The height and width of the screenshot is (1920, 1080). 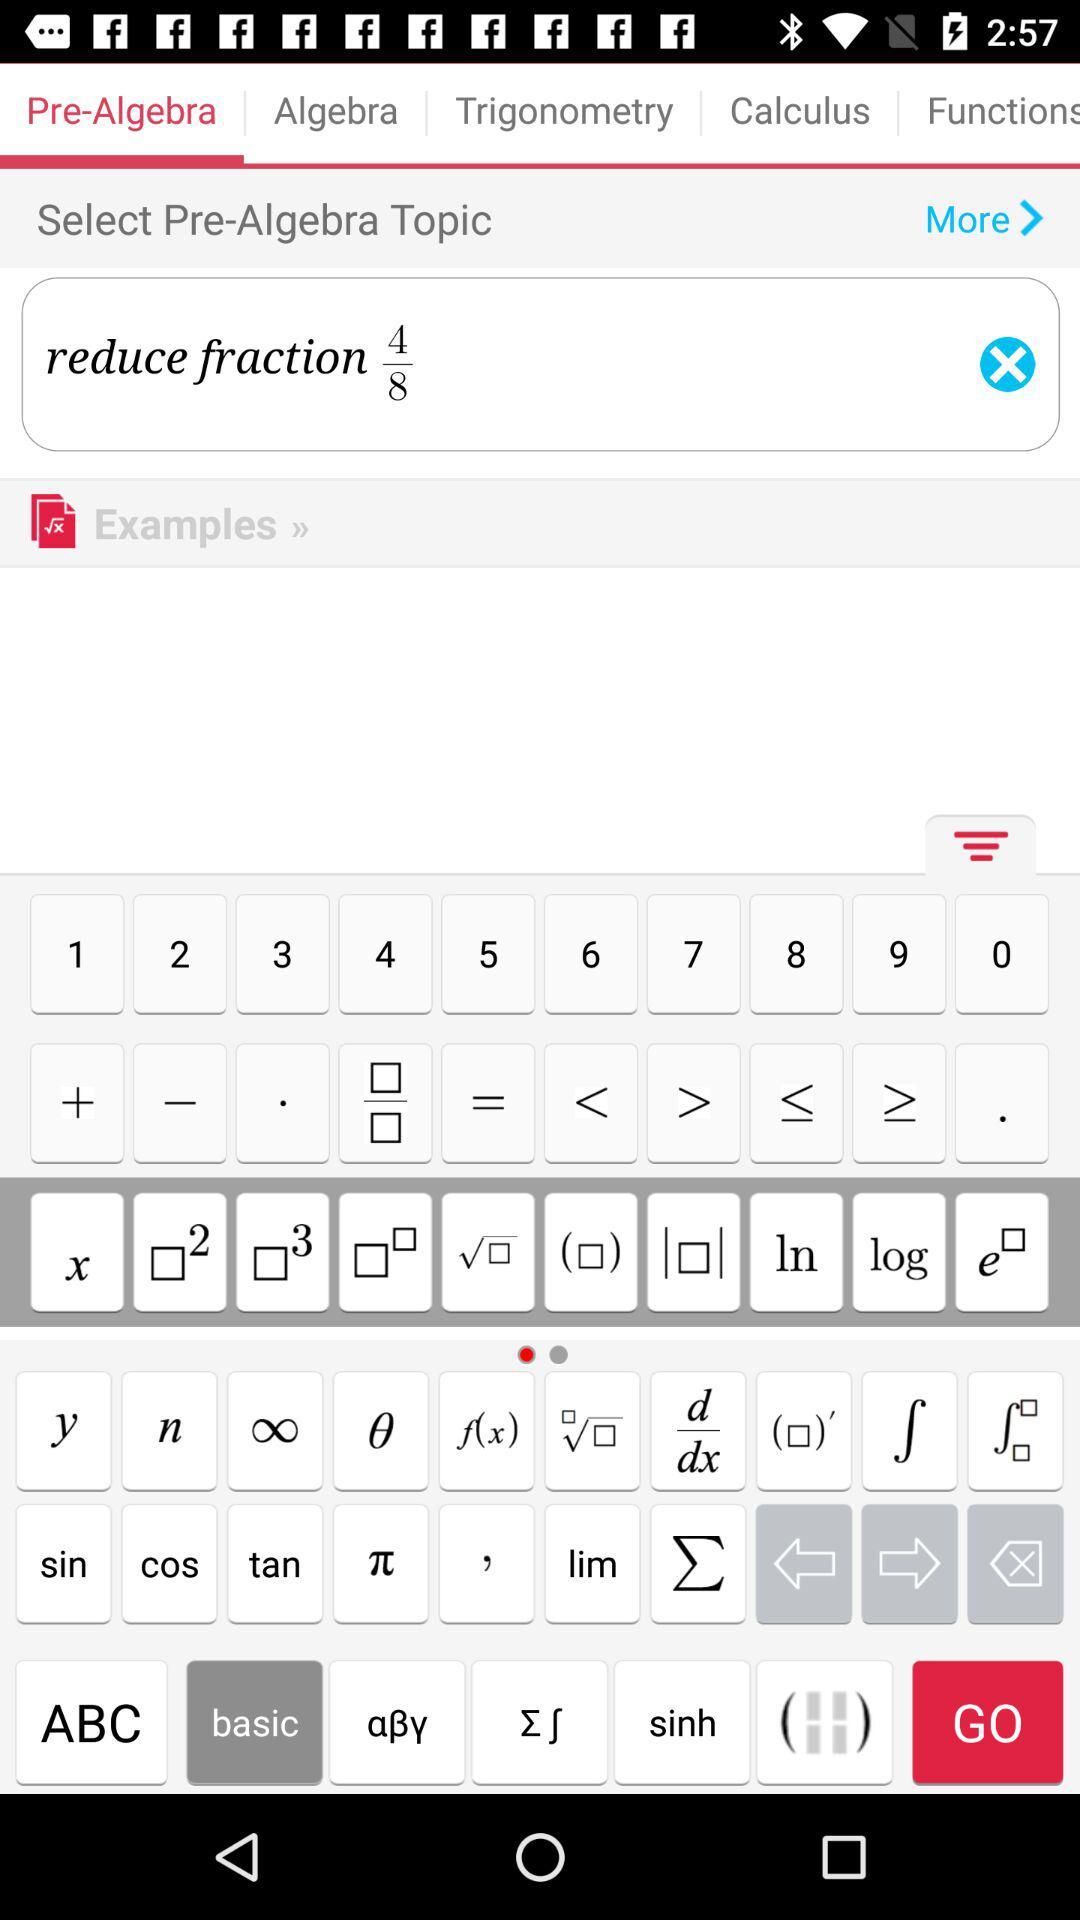 I want to click on the arrow_forward icon, so click(x=909, y=1562).